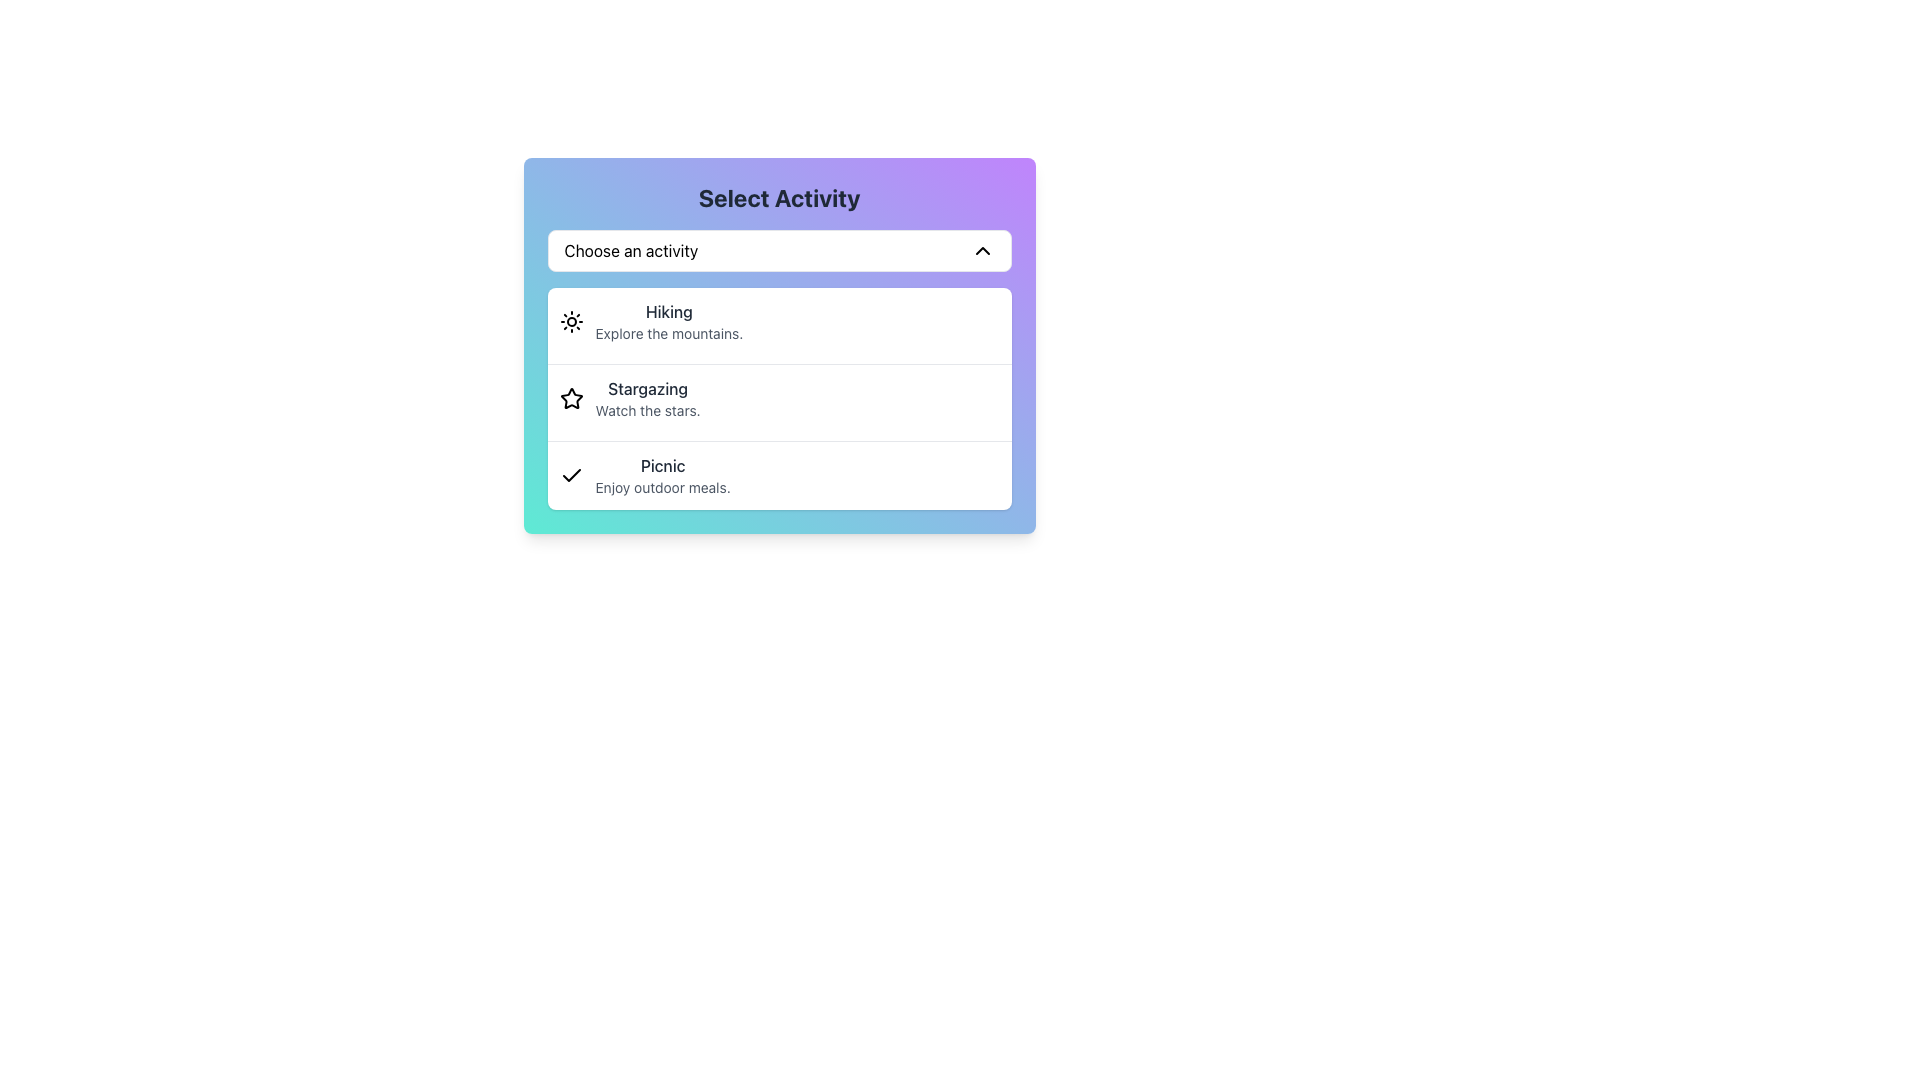 Image resolution: width=1920 pixels, height=1080 pixels. Describe the element at coordinates (778, 249) in the screenshot. I see `the dropdown menu labeled 'Choose an activity'` at that location.